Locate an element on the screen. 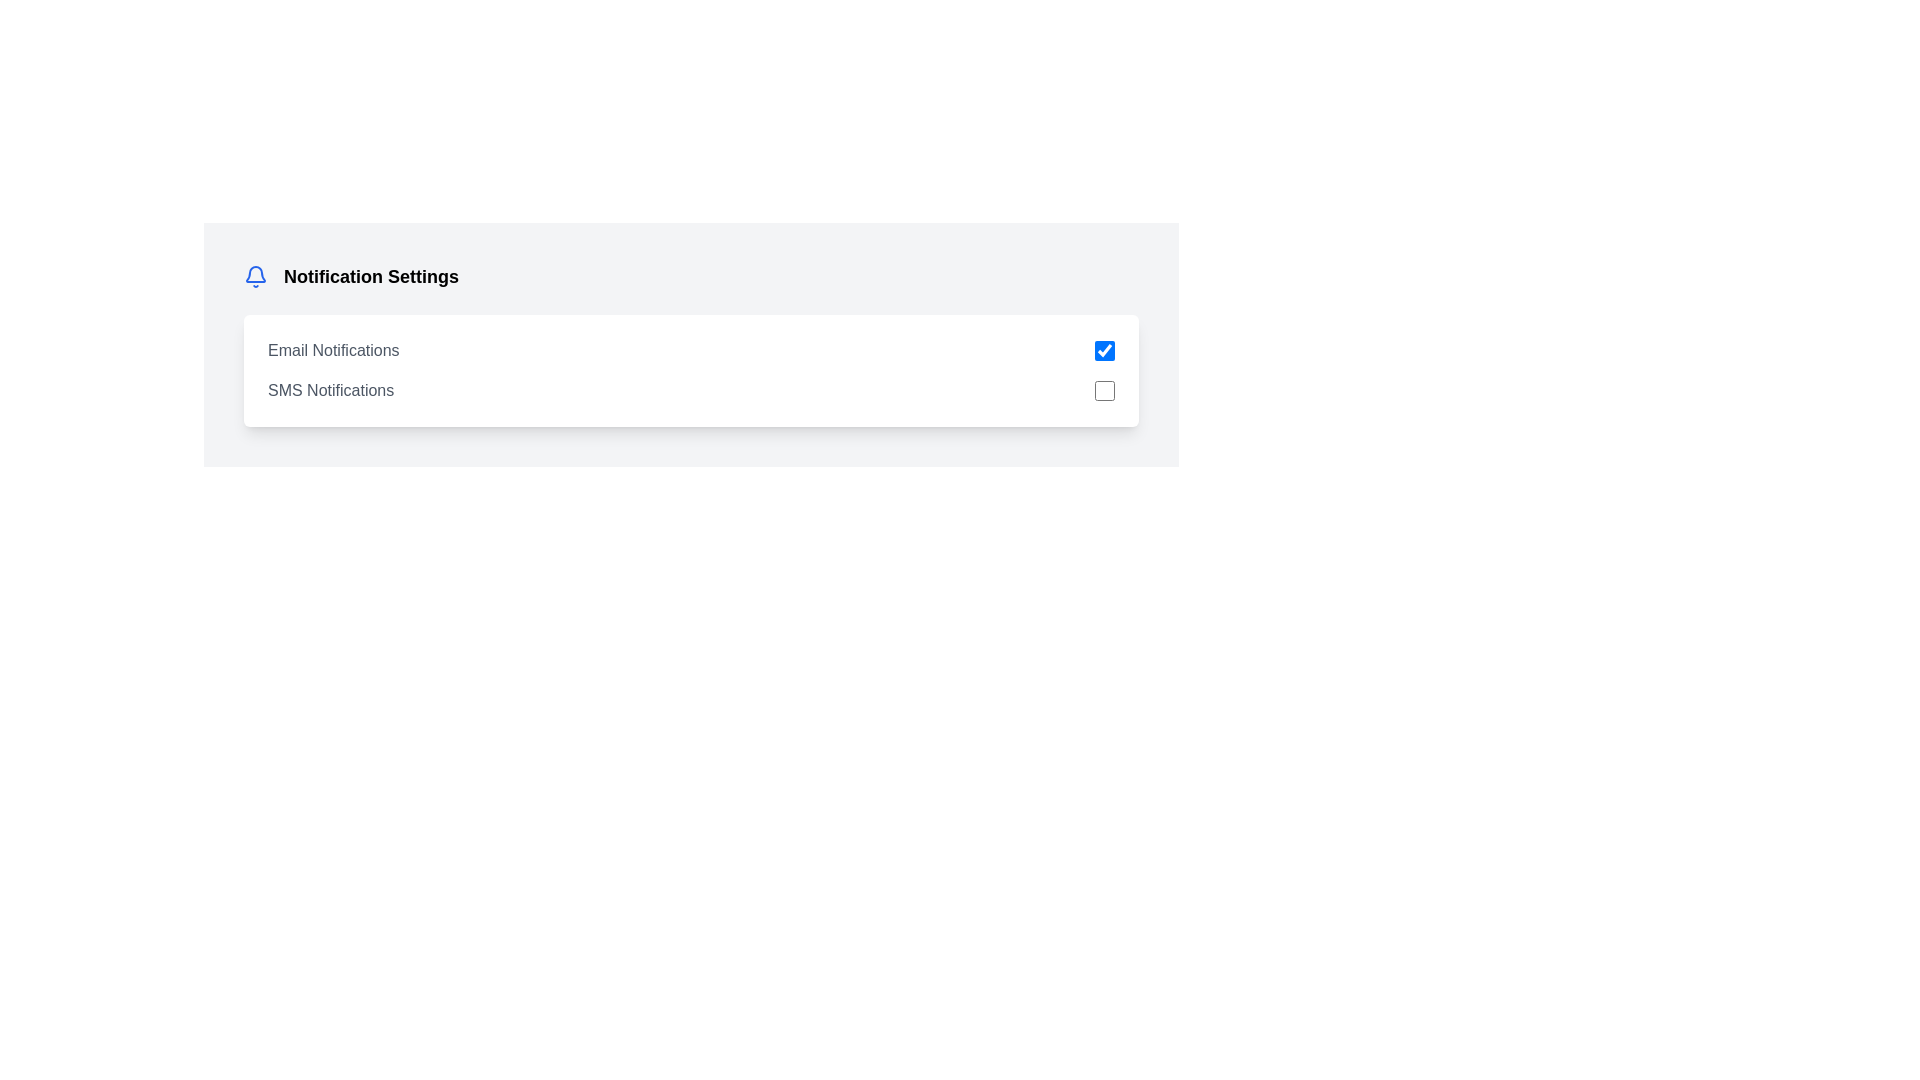  the static text label reading 'SMS Notifications' which is located in the notification settings section, specifically the second row on the left side is located at coordinates (331, 390).